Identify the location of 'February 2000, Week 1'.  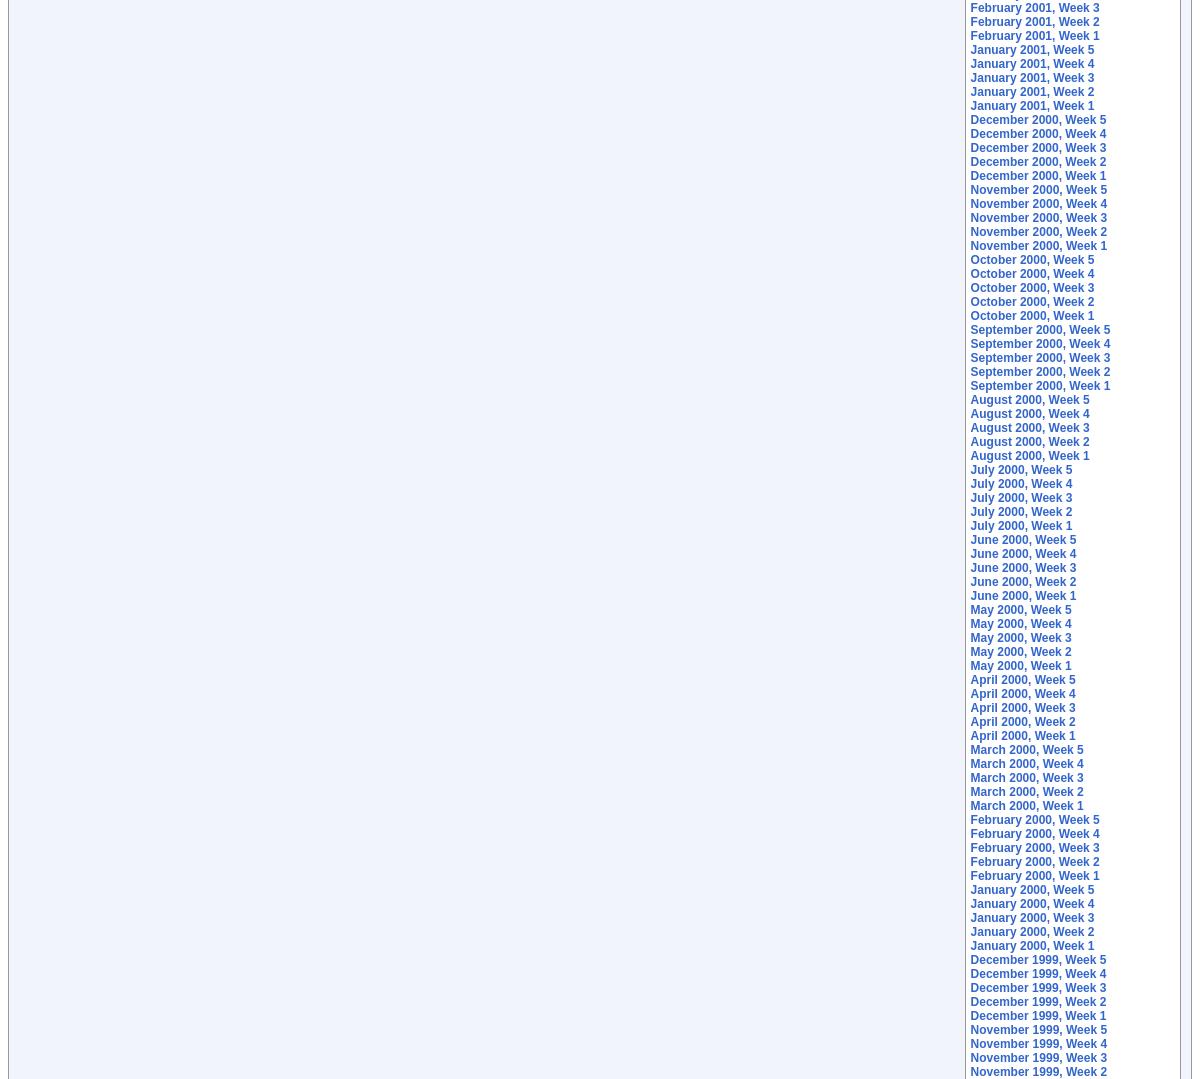
(1034, 875).